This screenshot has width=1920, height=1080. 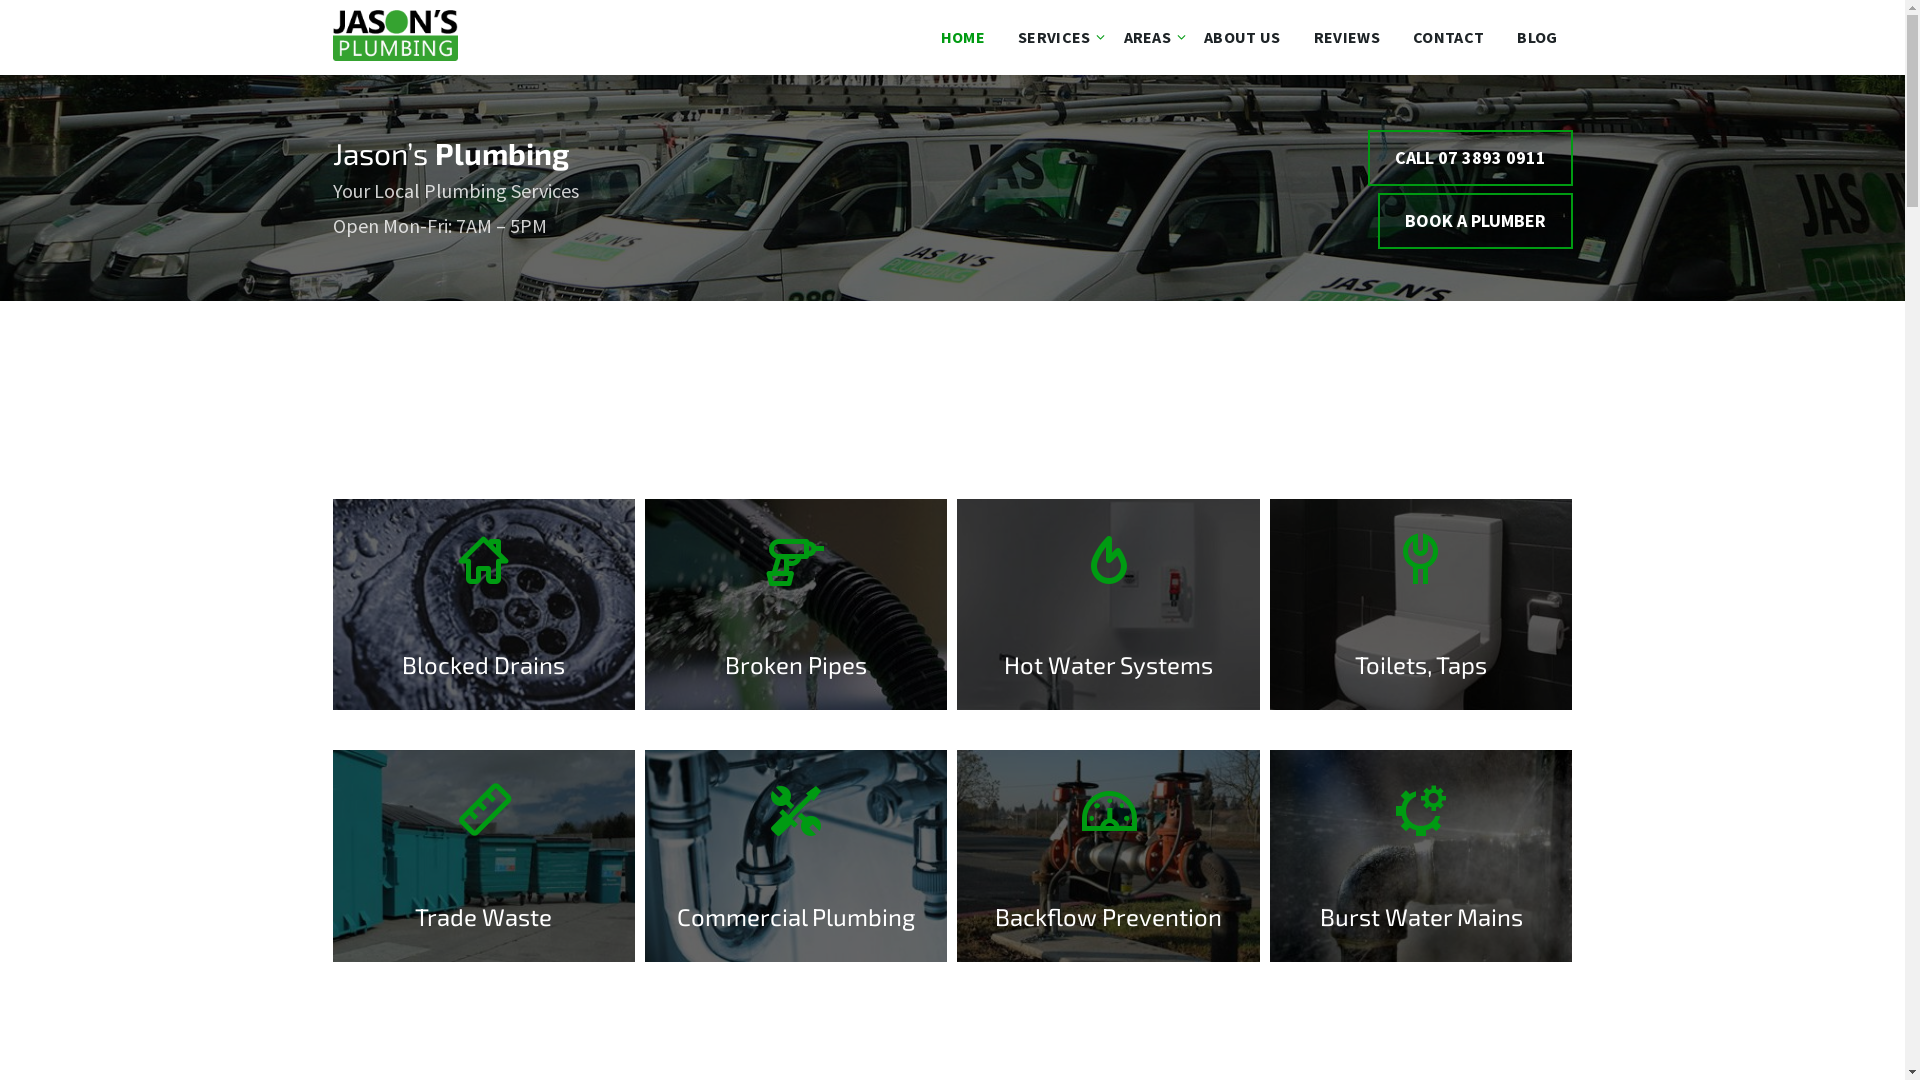 I want to click on 'BOOK A PLUMBER', so click(x=1475, y=220).